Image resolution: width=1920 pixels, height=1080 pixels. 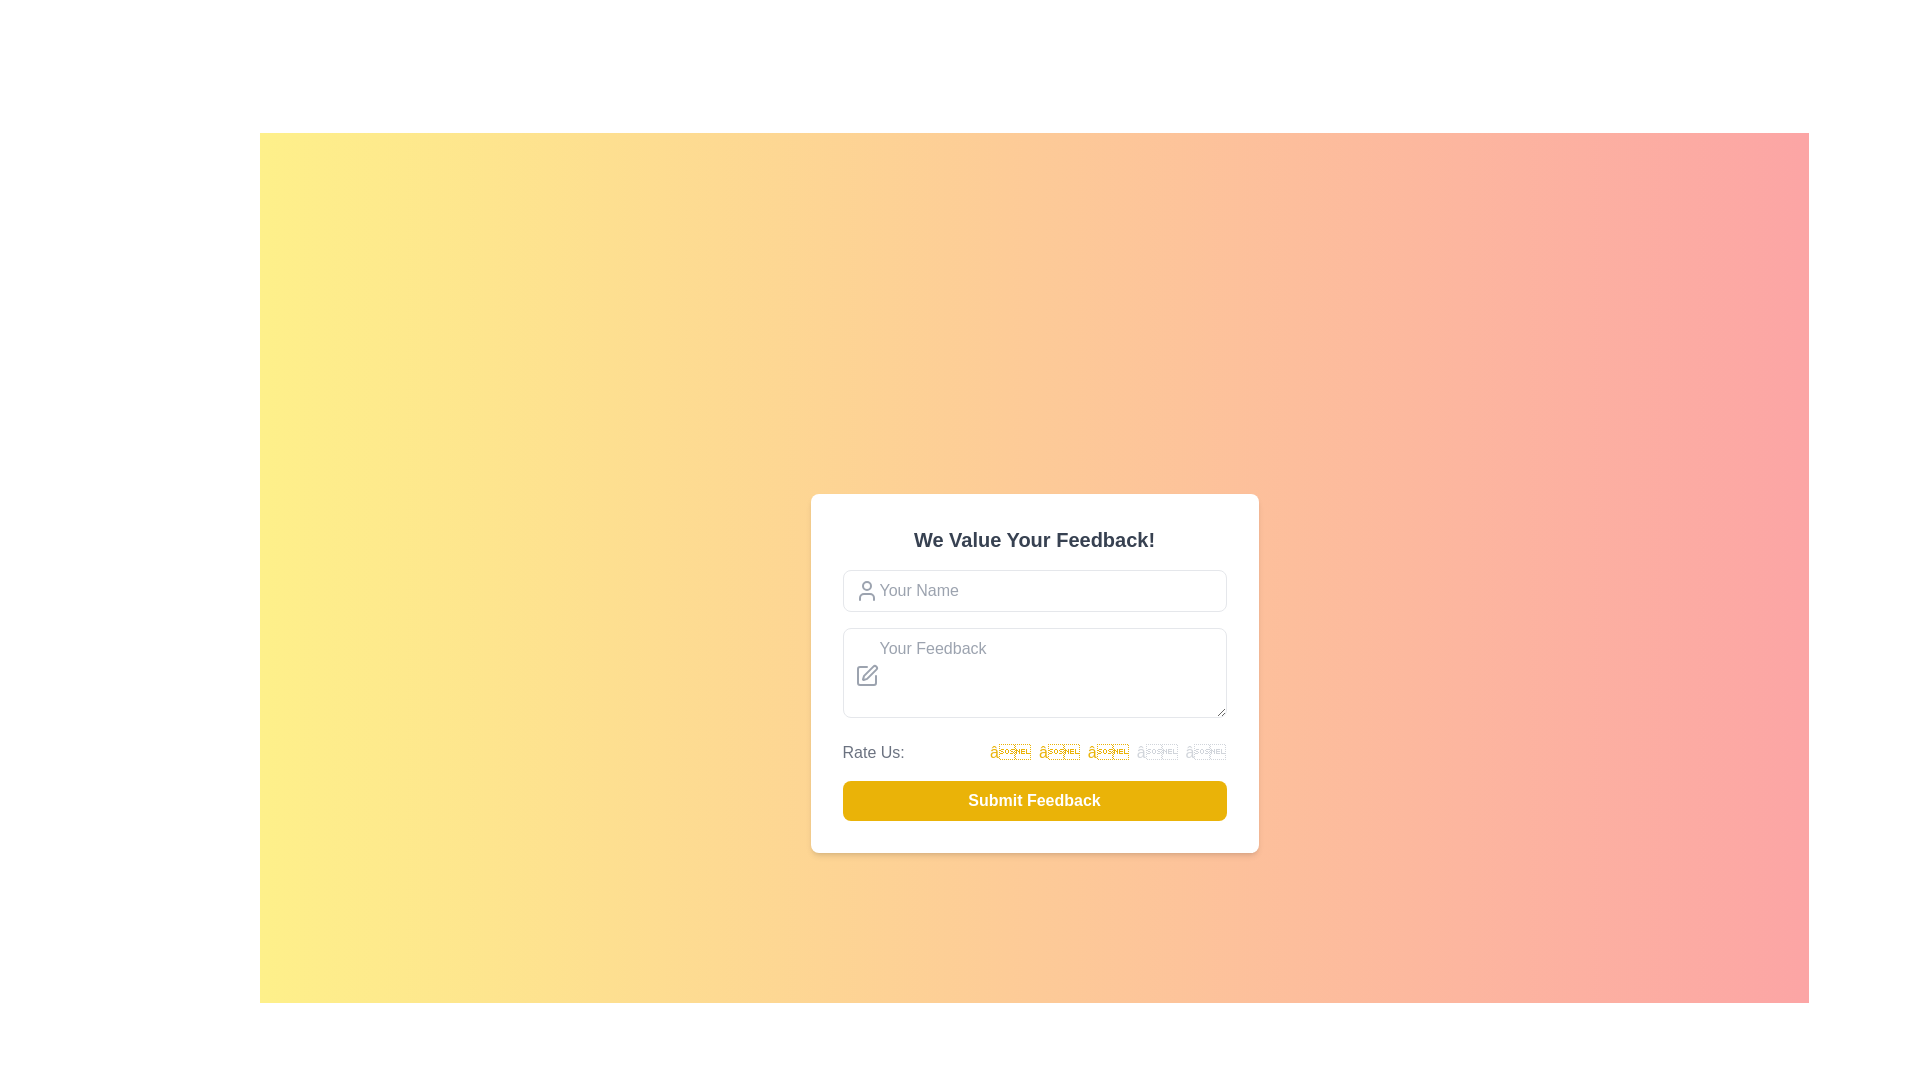 I want to click on the inactive gray star button, so click(x=1157, y=752).